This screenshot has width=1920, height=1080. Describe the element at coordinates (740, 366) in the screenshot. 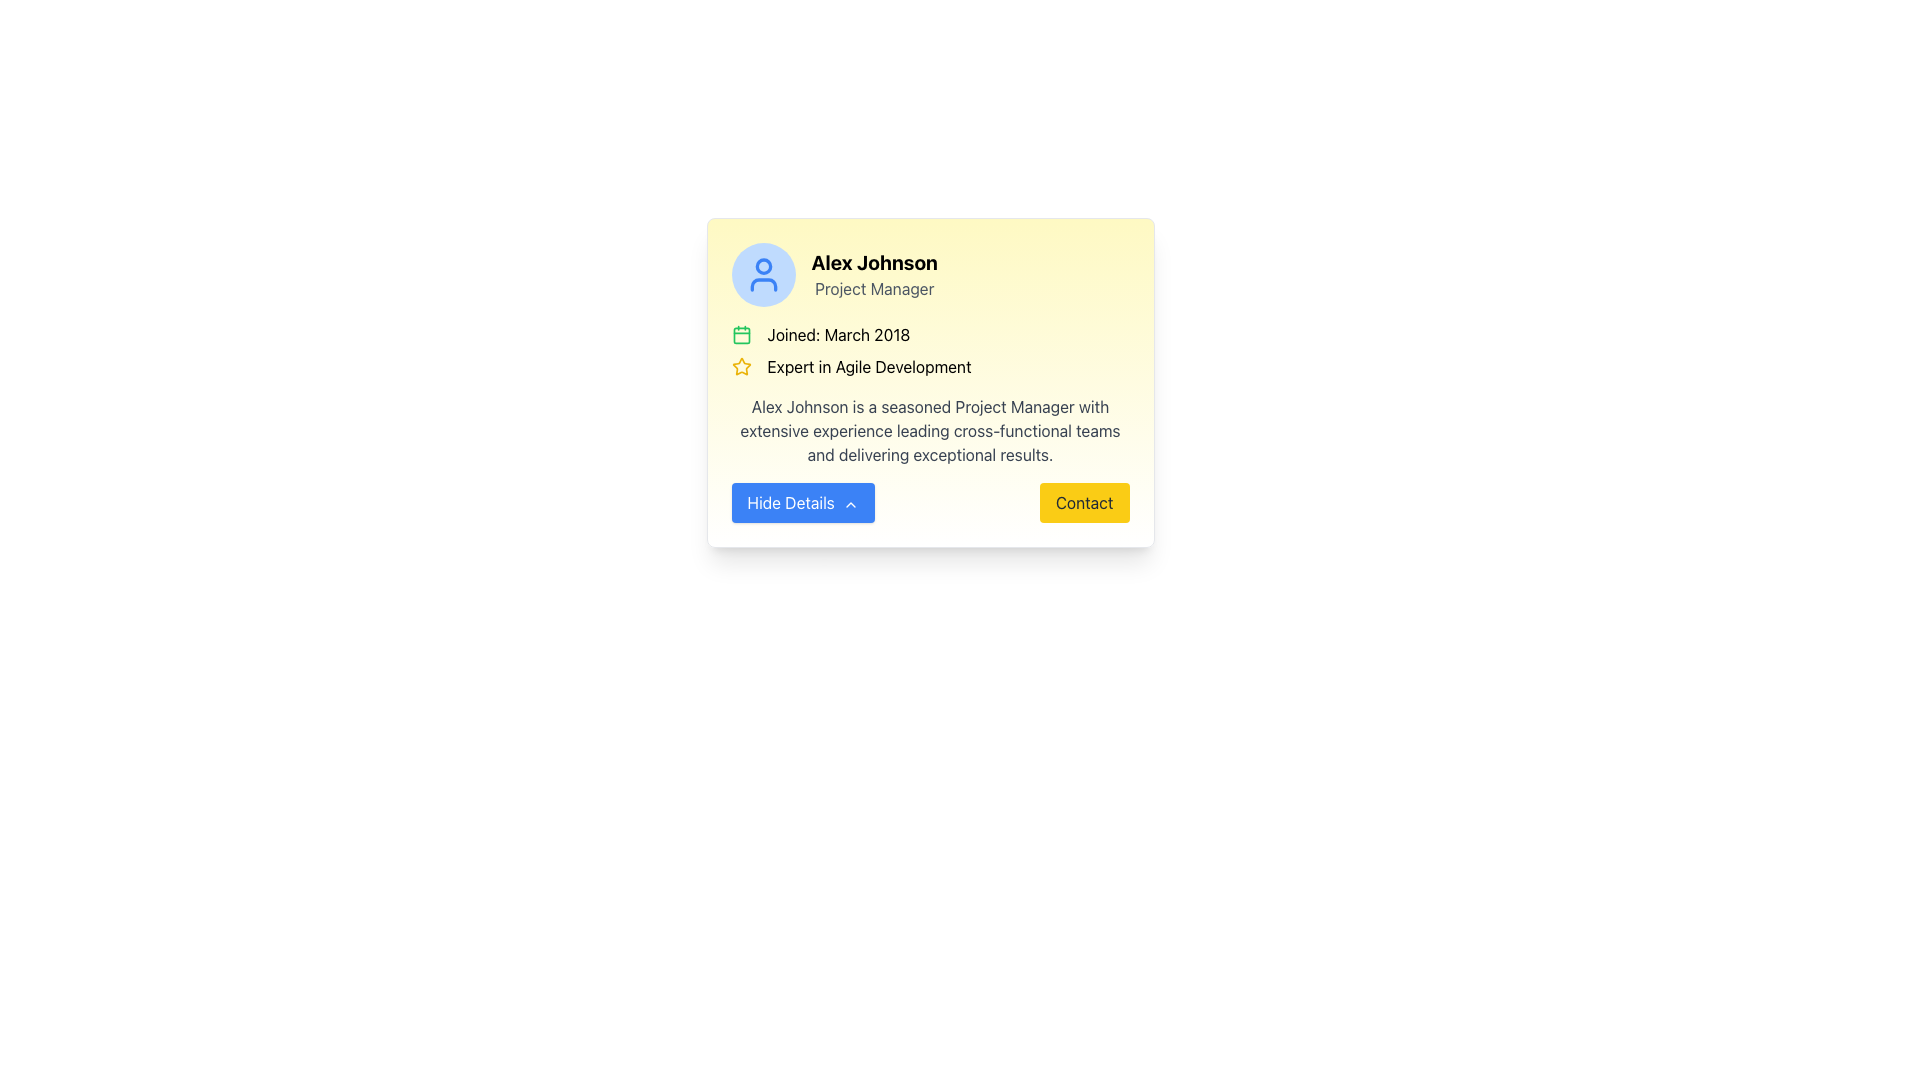

I see `the star-shaped icon outlined in yellow, which is the first element in the row before the text 'Expert in Agile Development'` at that location.